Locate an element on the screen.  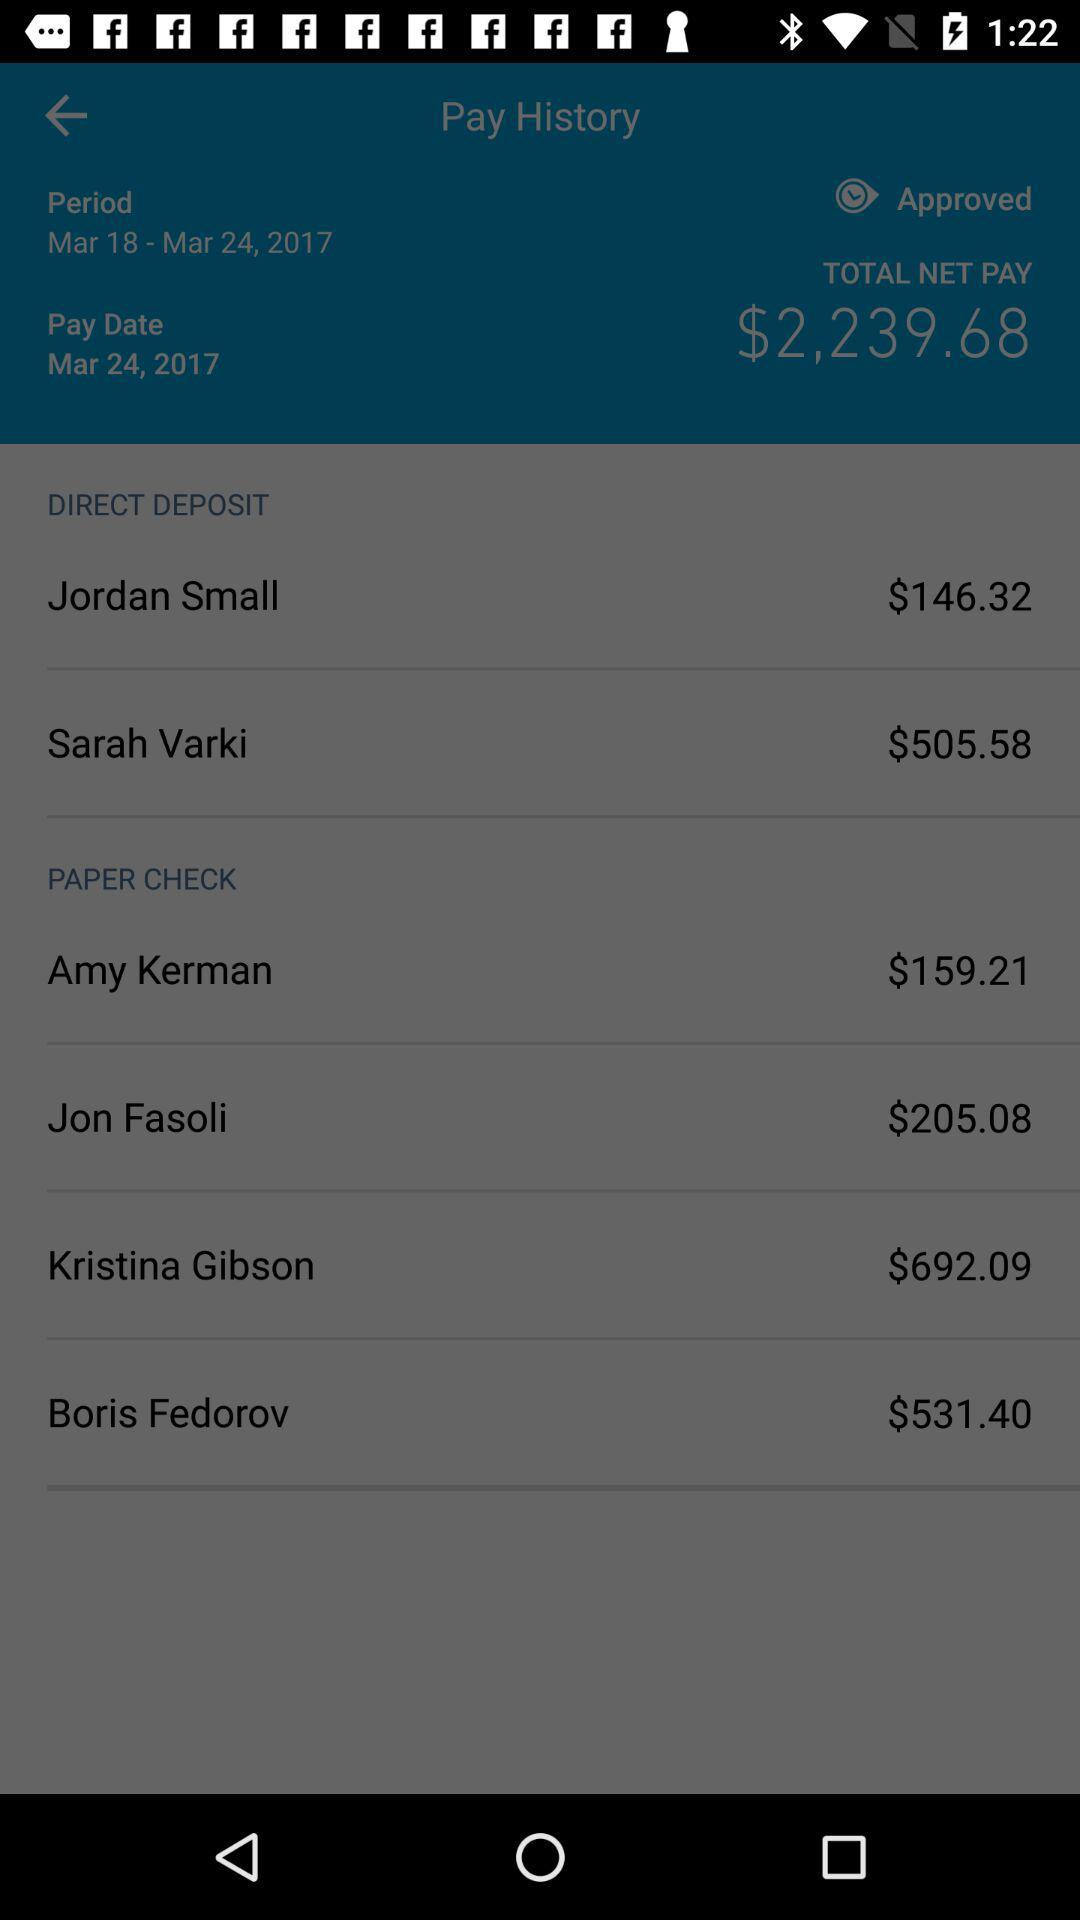
the arrow_backward icon is located at coordinates (64, 114).